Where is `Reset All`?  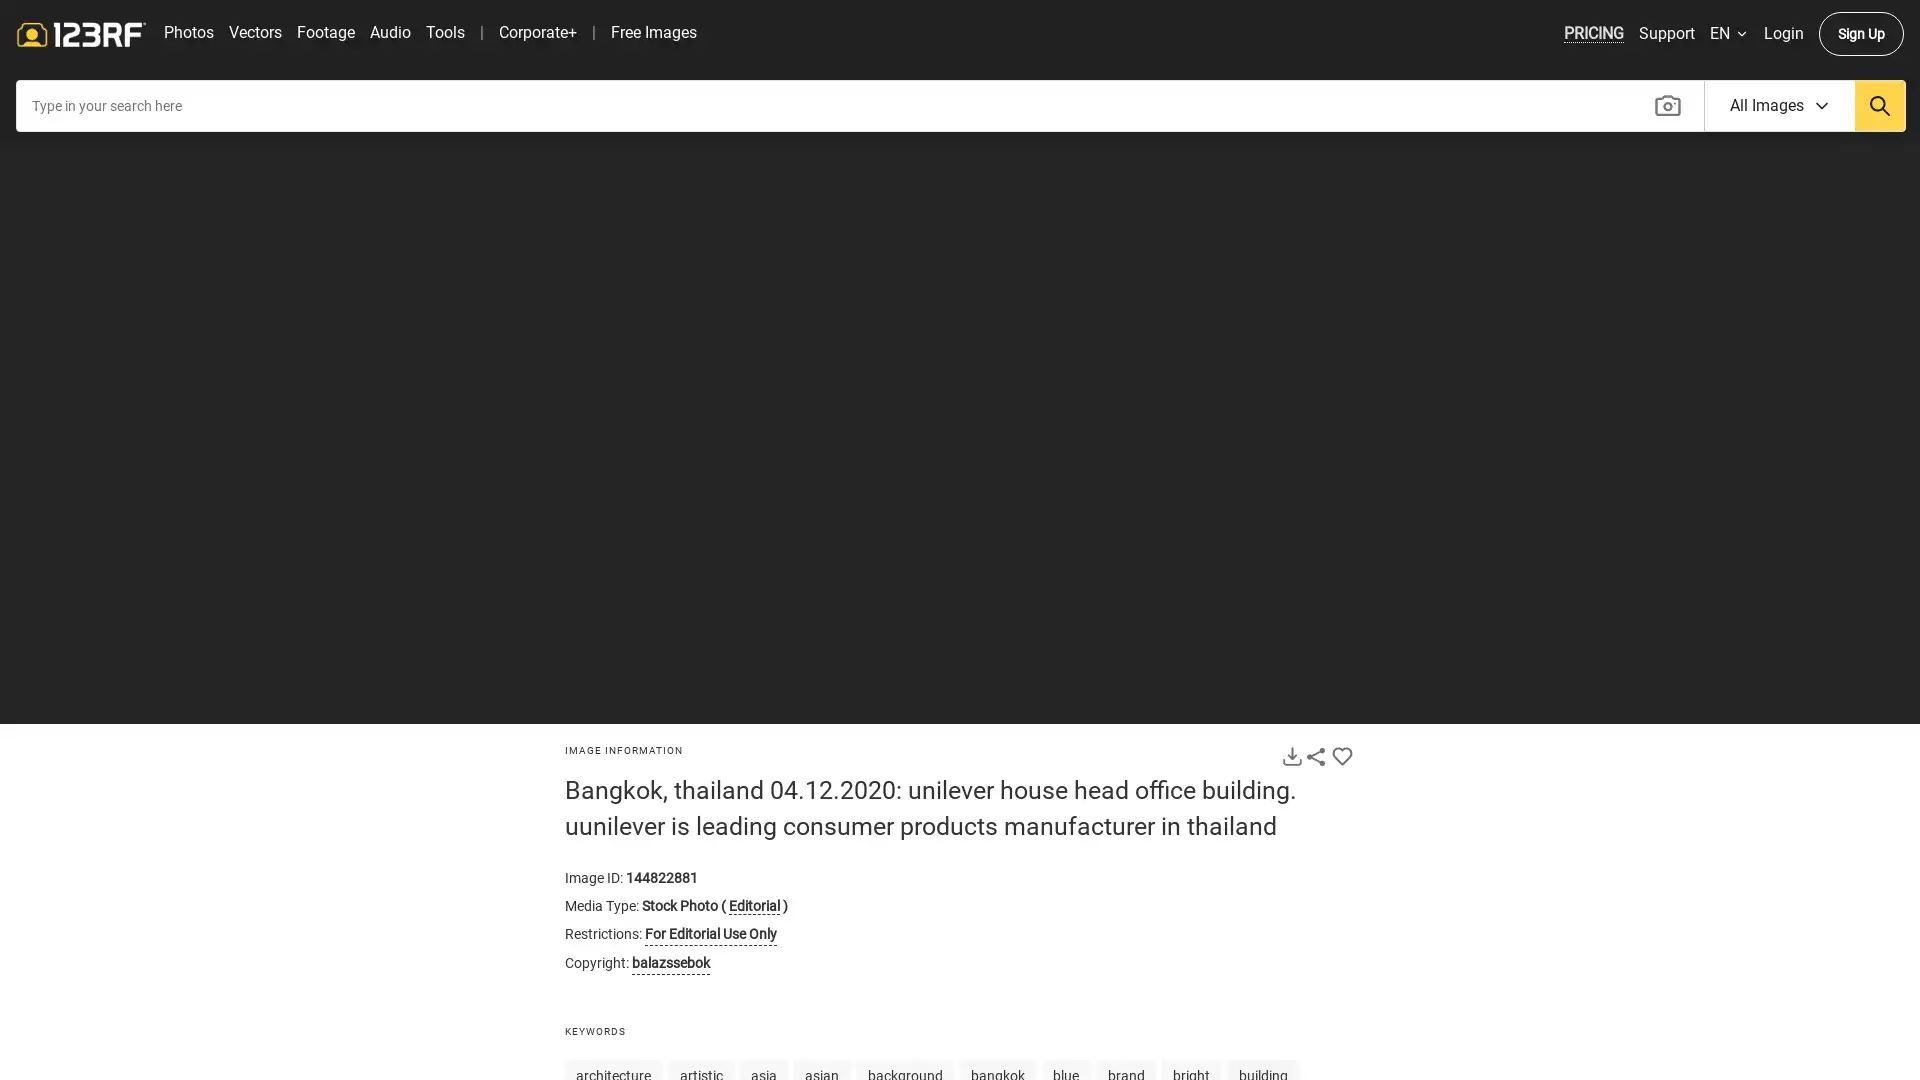 Reset All is located at coordinates (38, 620).